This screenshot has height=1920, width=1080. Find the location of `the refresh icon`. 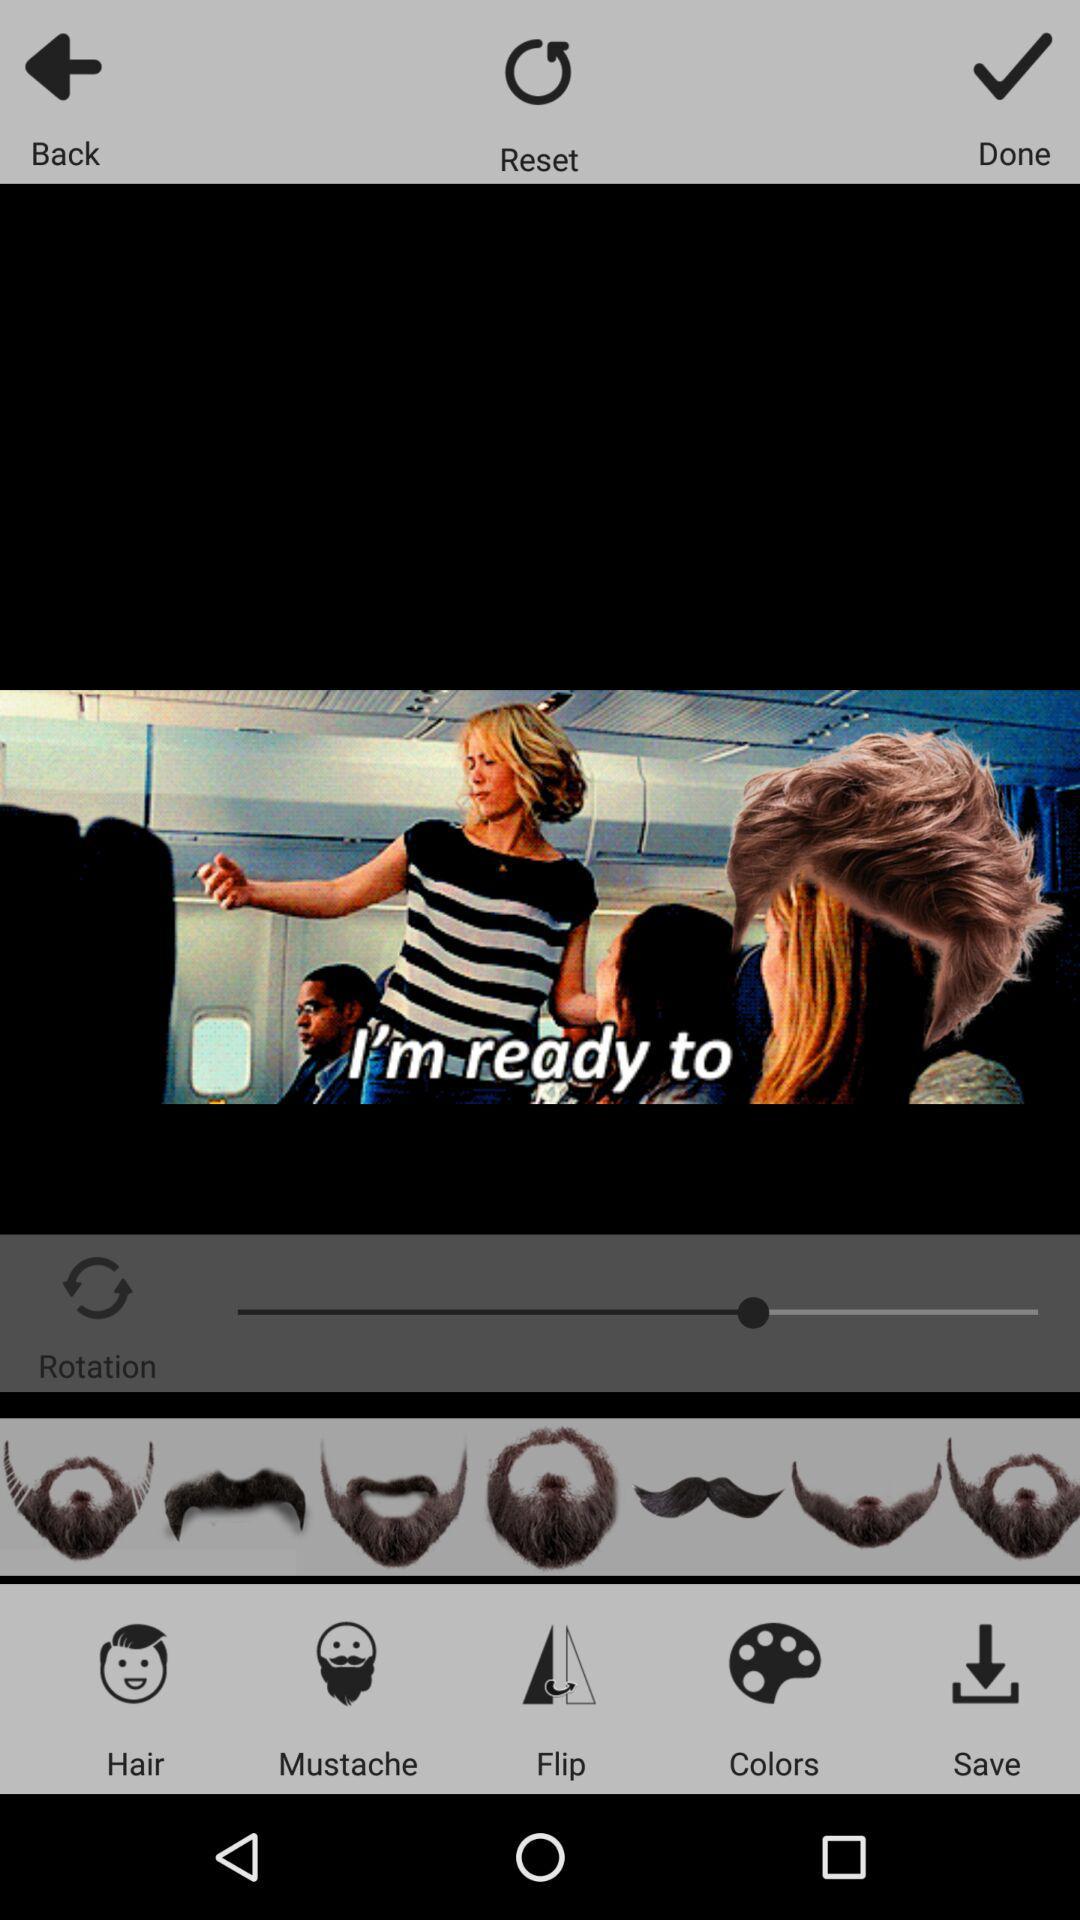

the refresh icon is located at coordinates (538, 71).